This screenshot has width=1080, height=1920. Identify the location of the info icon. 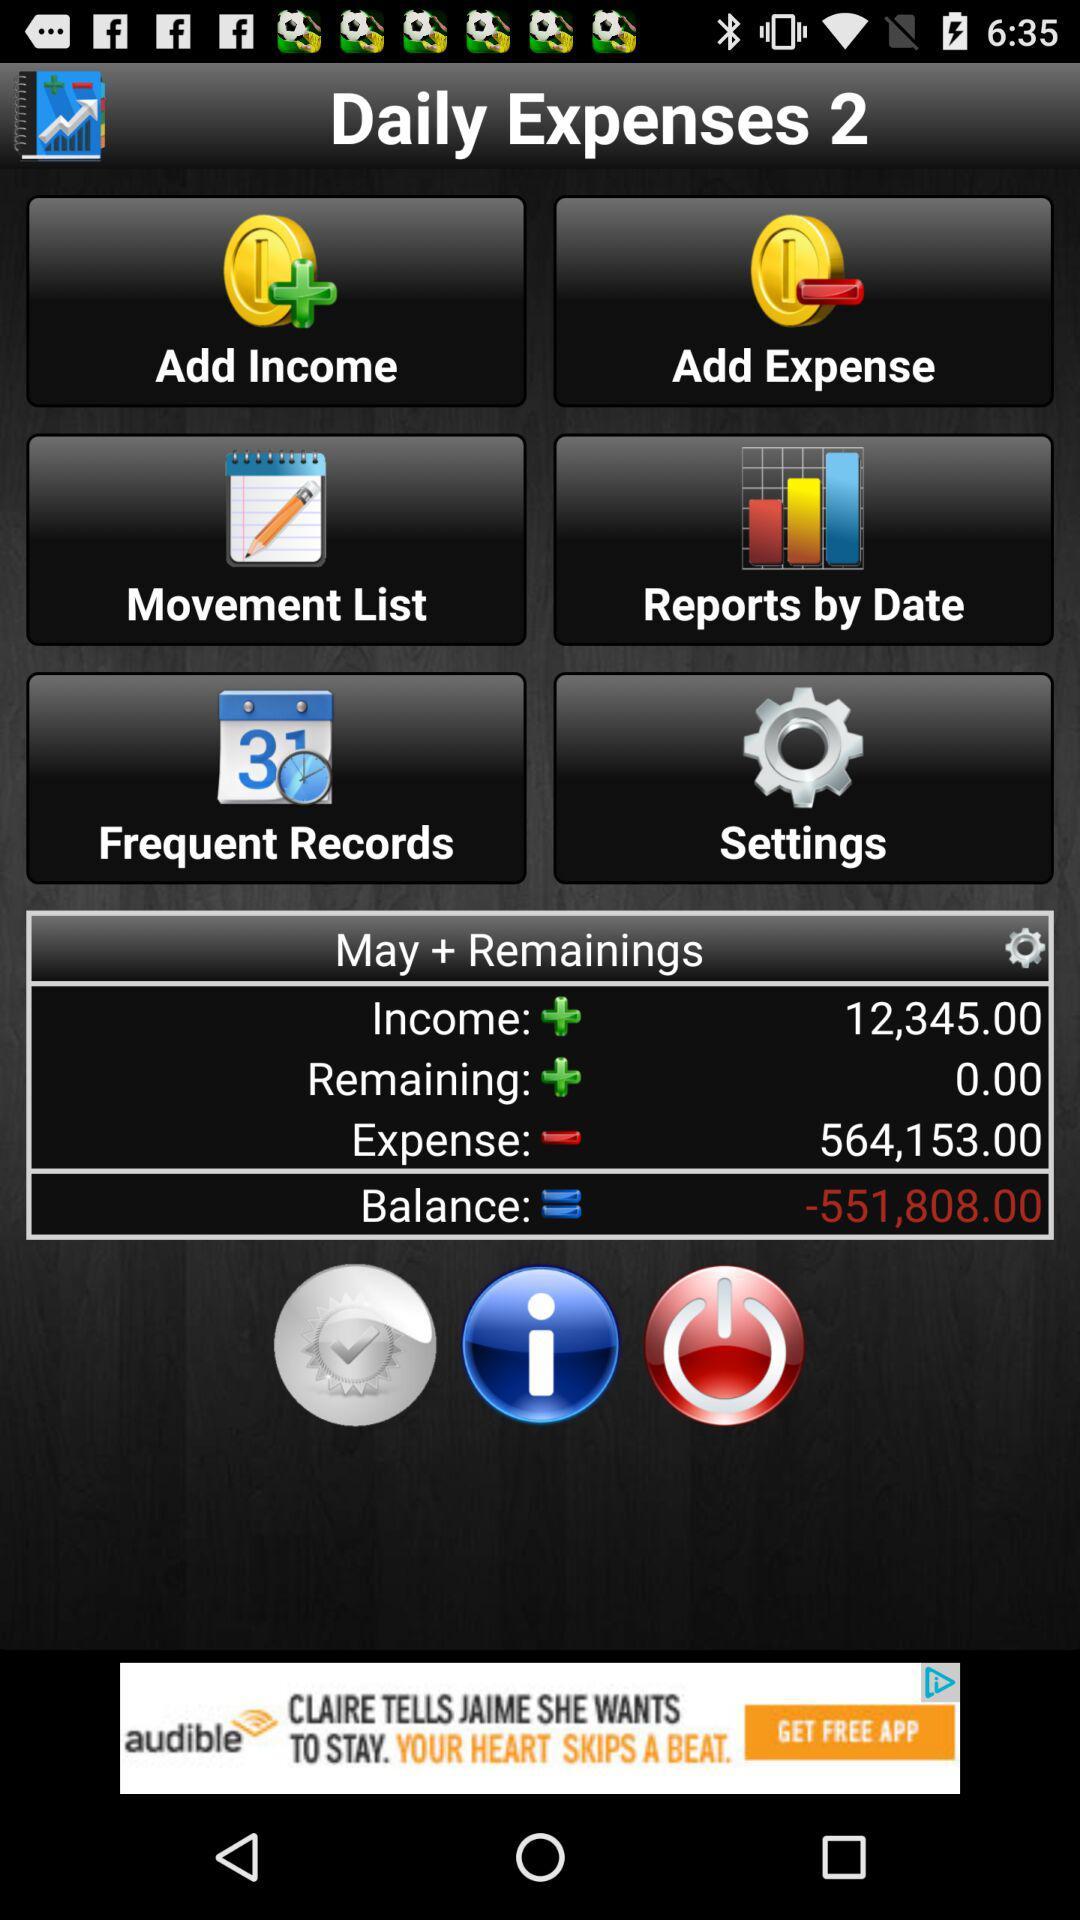
(540, 1440).